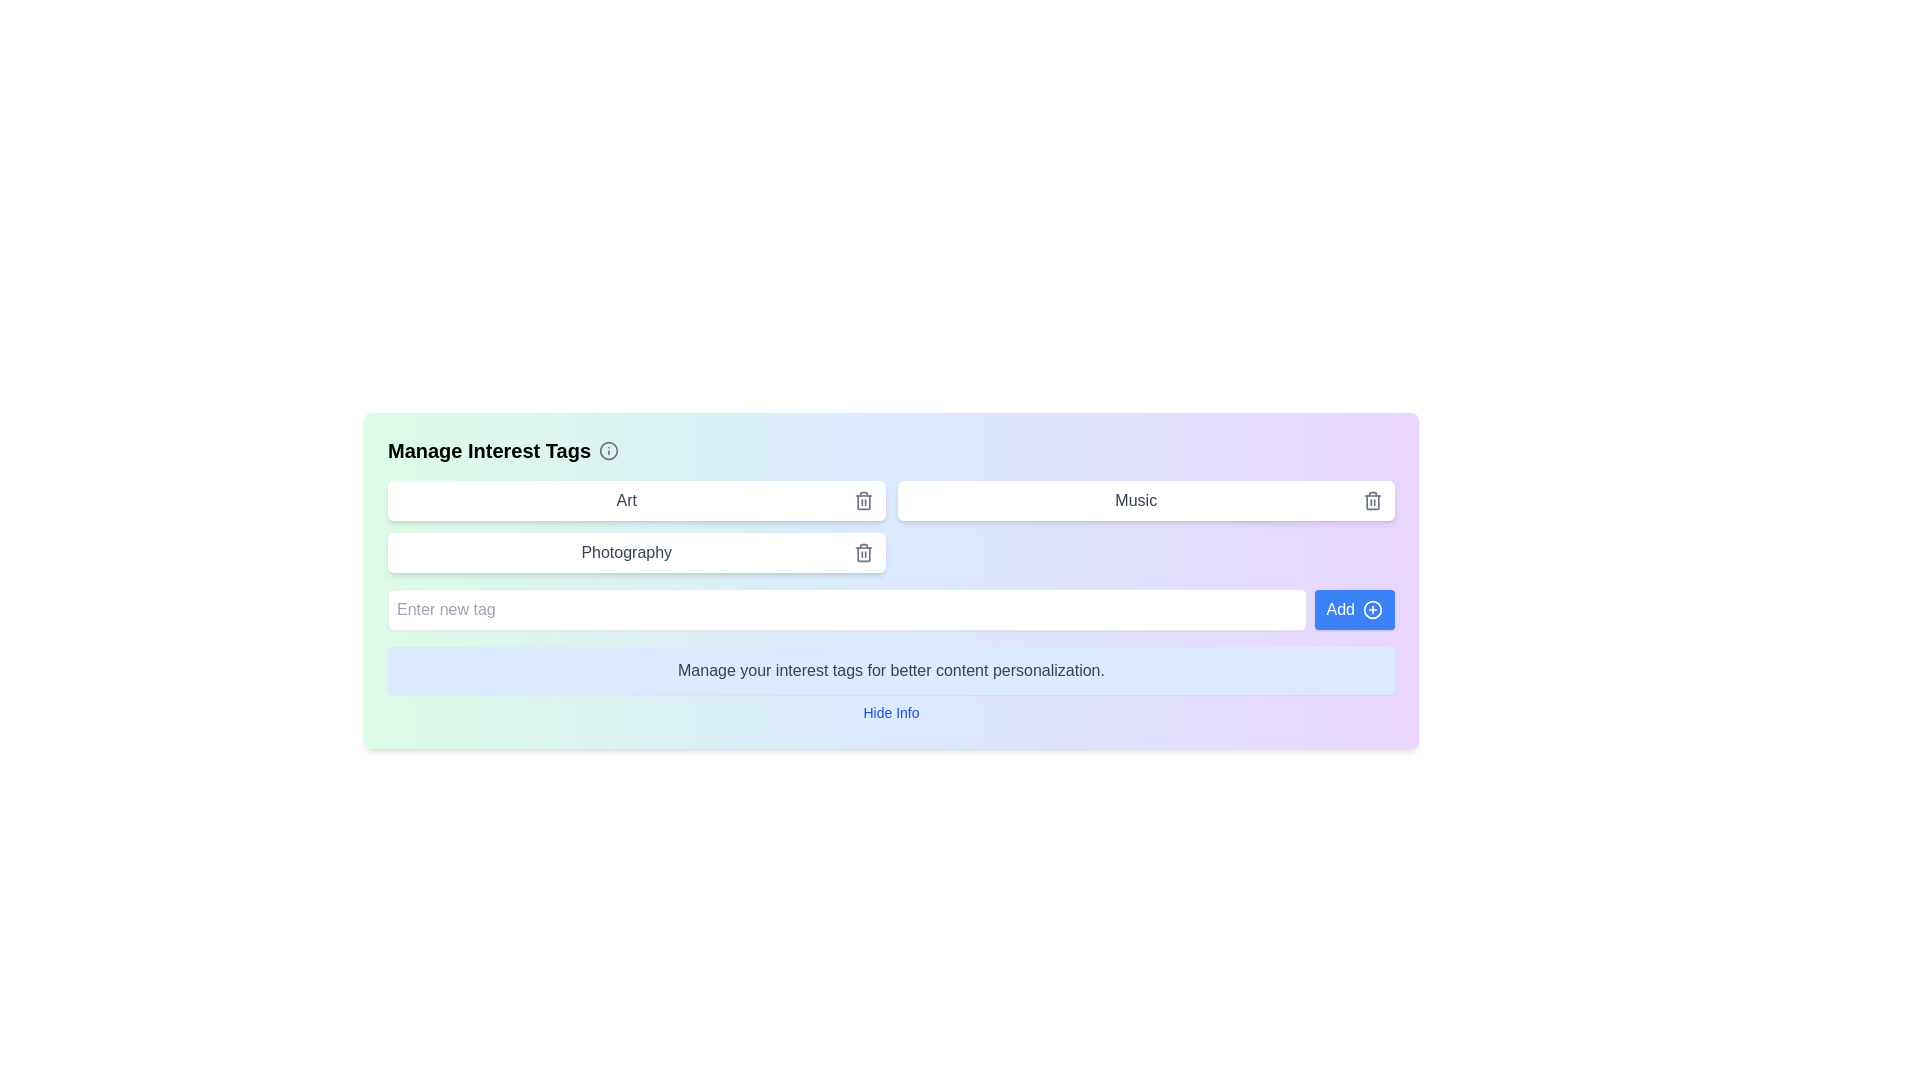 This screenshot has height=1080, width=1920. I want to click on the icon for adding a new tag, located to the right of the 'Add' button text at the bottom-left corner of the interface, so click(1371, 608).